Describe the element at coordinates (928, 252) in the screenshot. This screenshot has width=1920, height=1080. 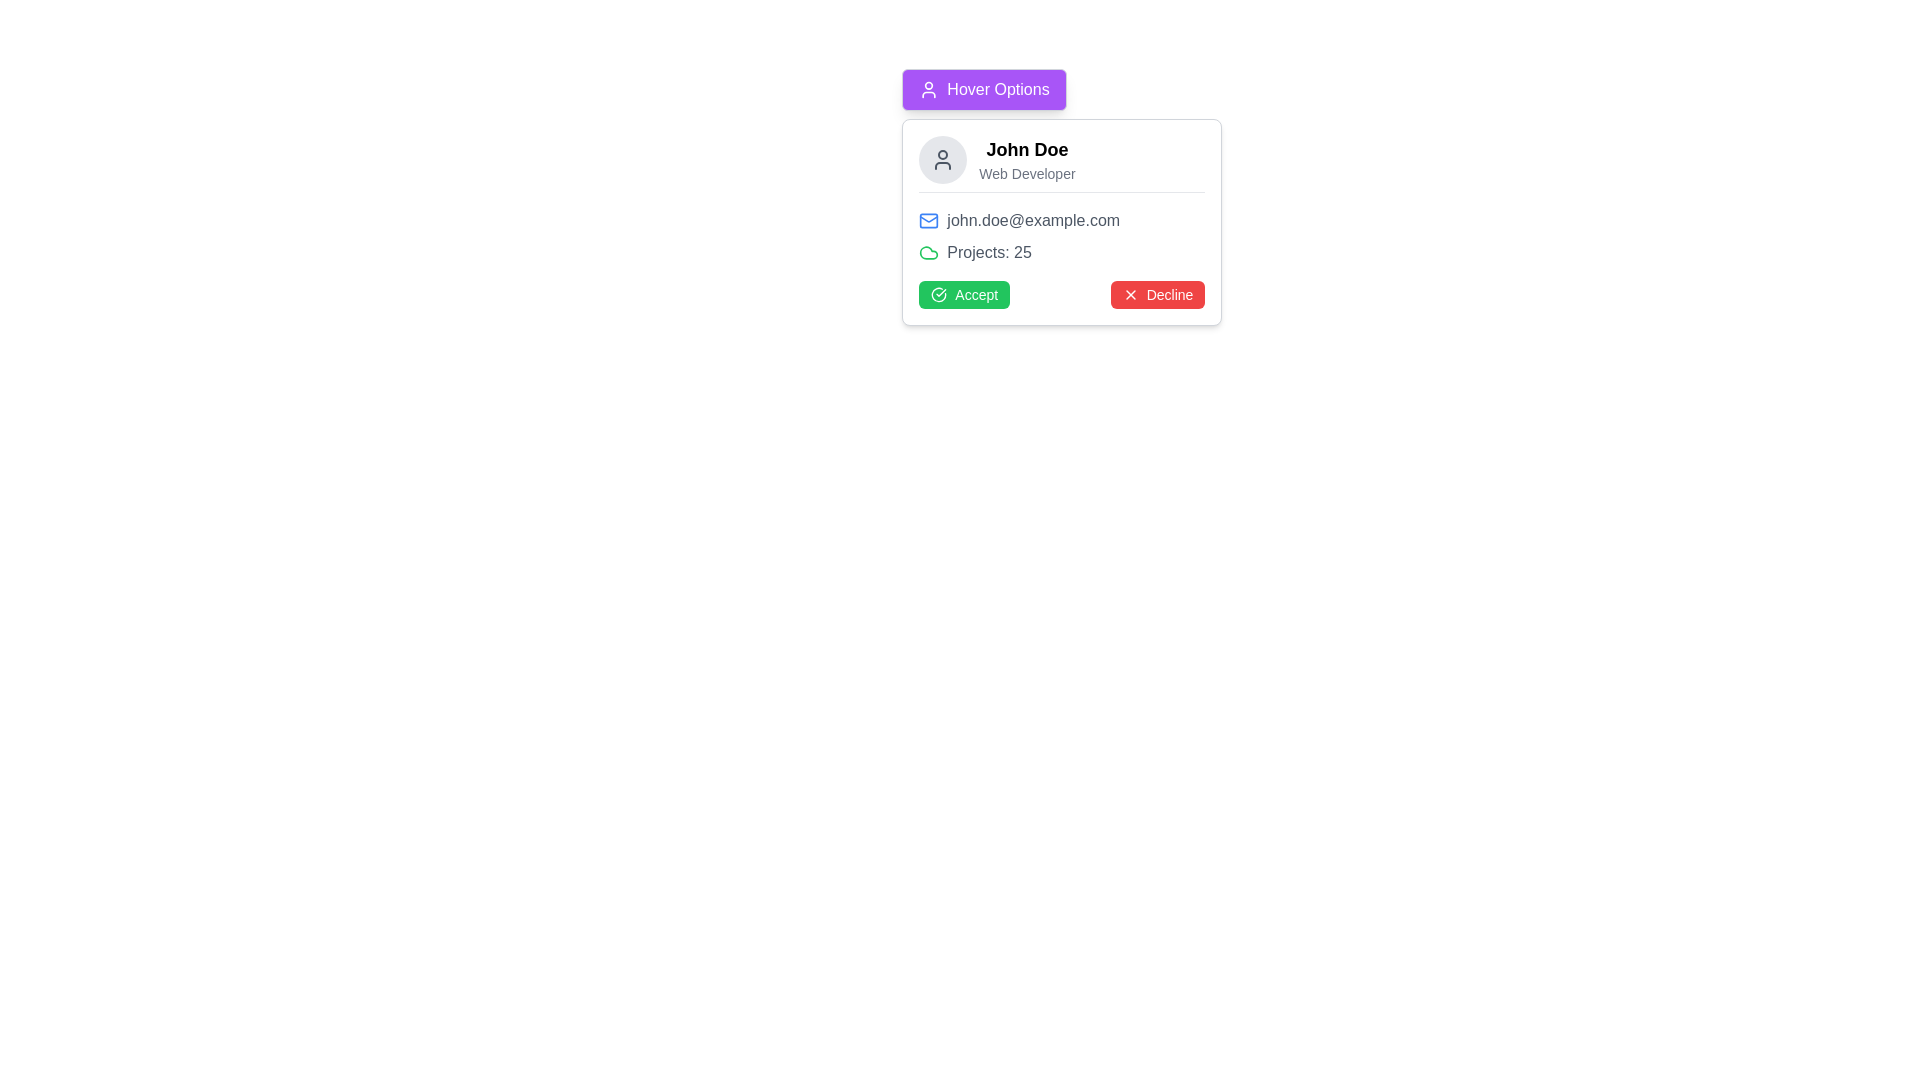
I see `the cloud-related icon located in the top-right corner of the card interface` at that location.